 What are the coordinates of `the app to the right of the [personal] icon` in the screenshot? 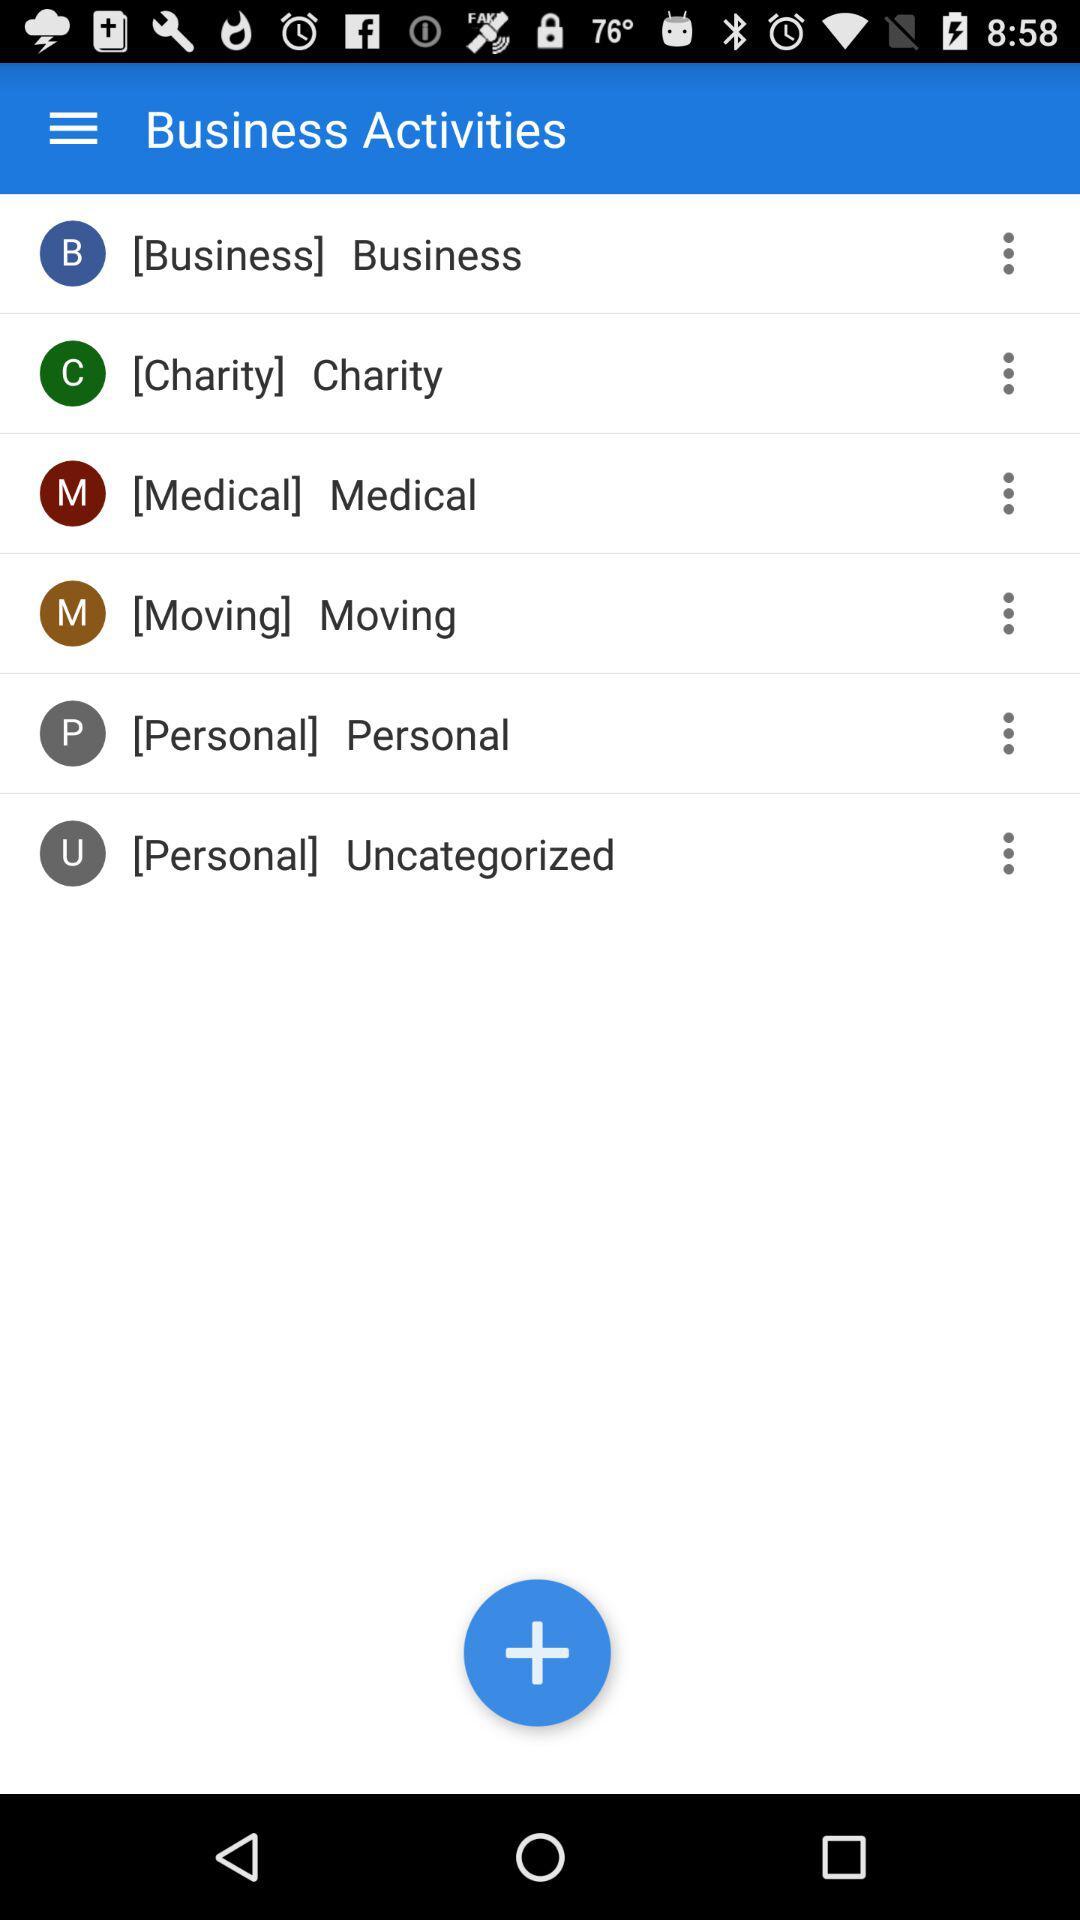 It's located at (480, 853).